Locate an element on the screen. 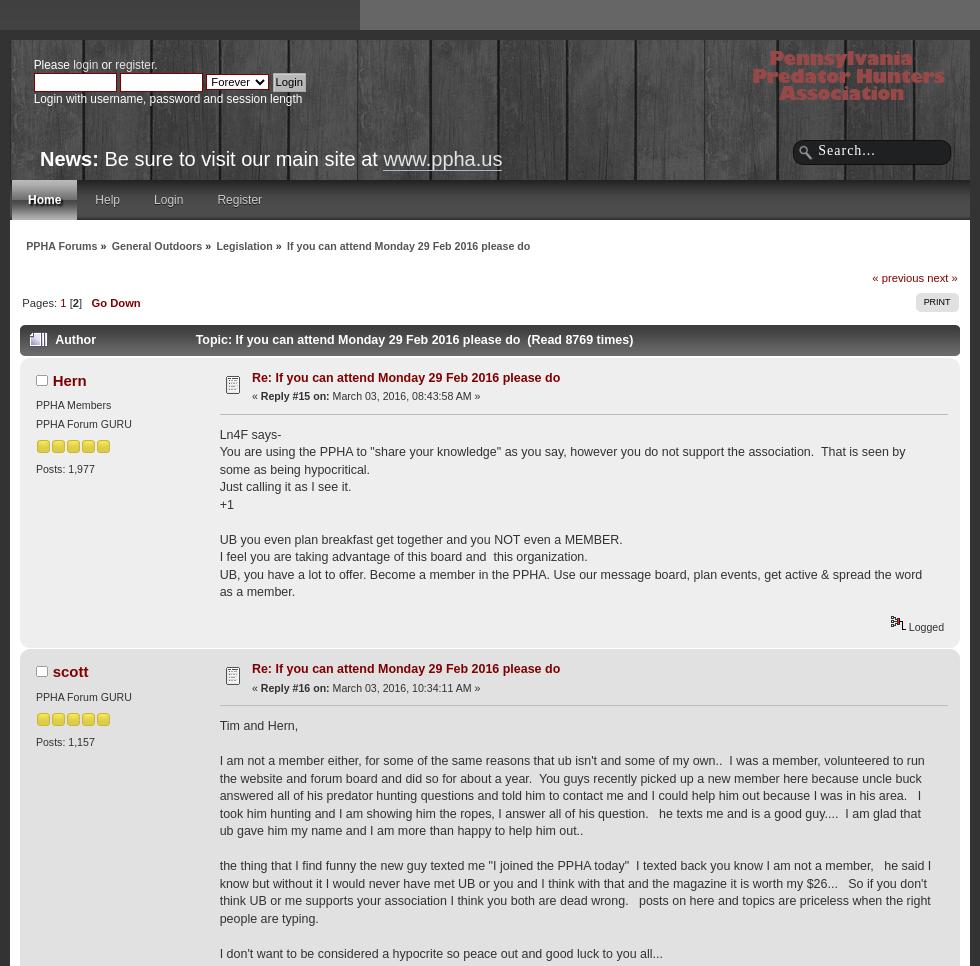 The height and width of the screenshot is (966, 980). 'General Outdoors' is located at coordinates (156, 244).